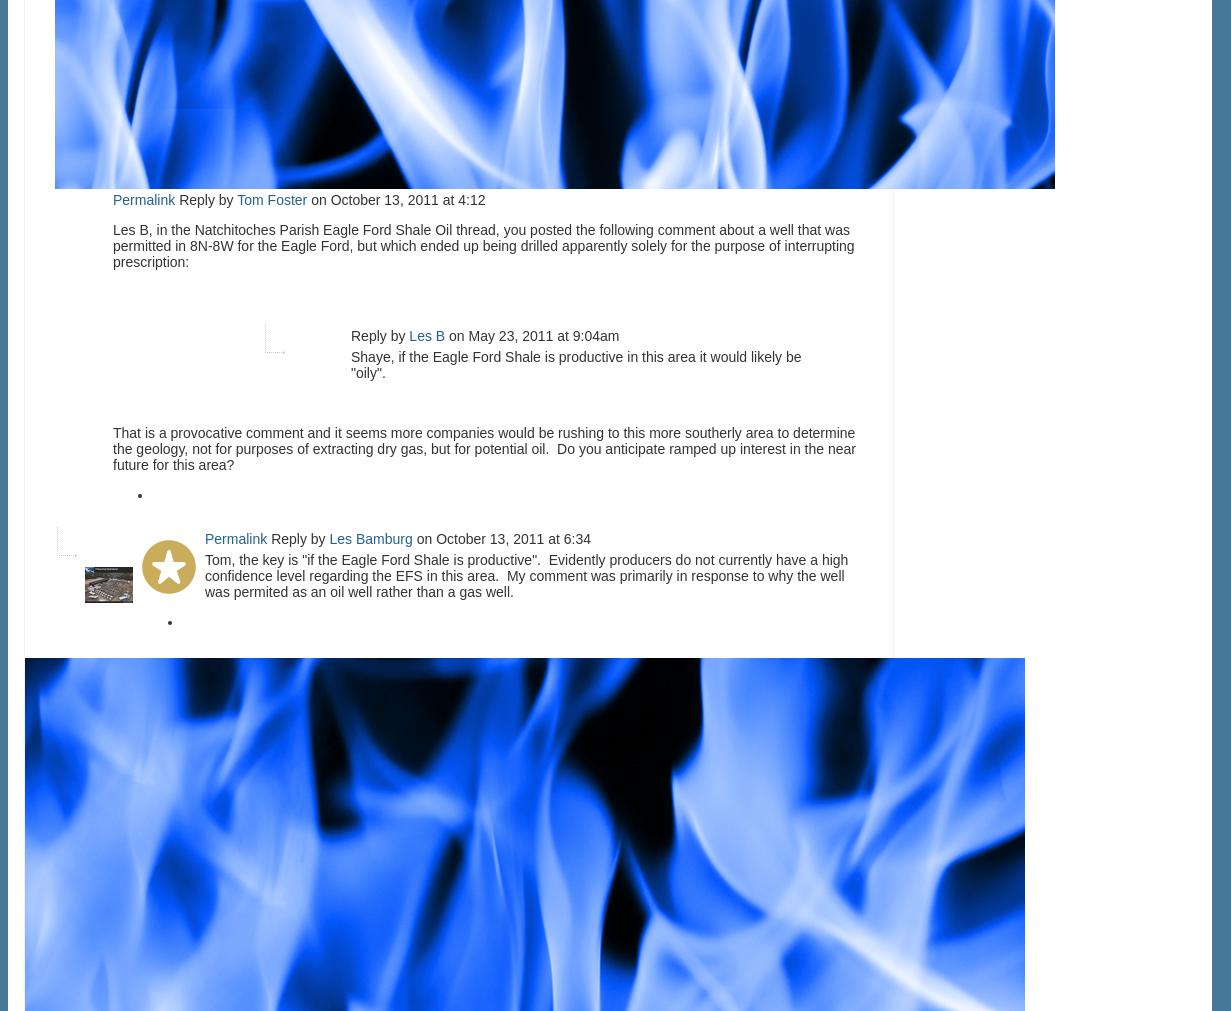 The image size is (1231, 1011). What do you see at coordinates (113, 245) in the screenshot?
I see `'Les B, in the Natchitoches Parish Eagle Ford Shale Oil thread, you posted the following comment about a well that was permitted in 8N-8W for the Eagle Ford, but which ended up being drilled apparently solely for the purpose of interrupting prescription:'` at bounding box center [113, 245].